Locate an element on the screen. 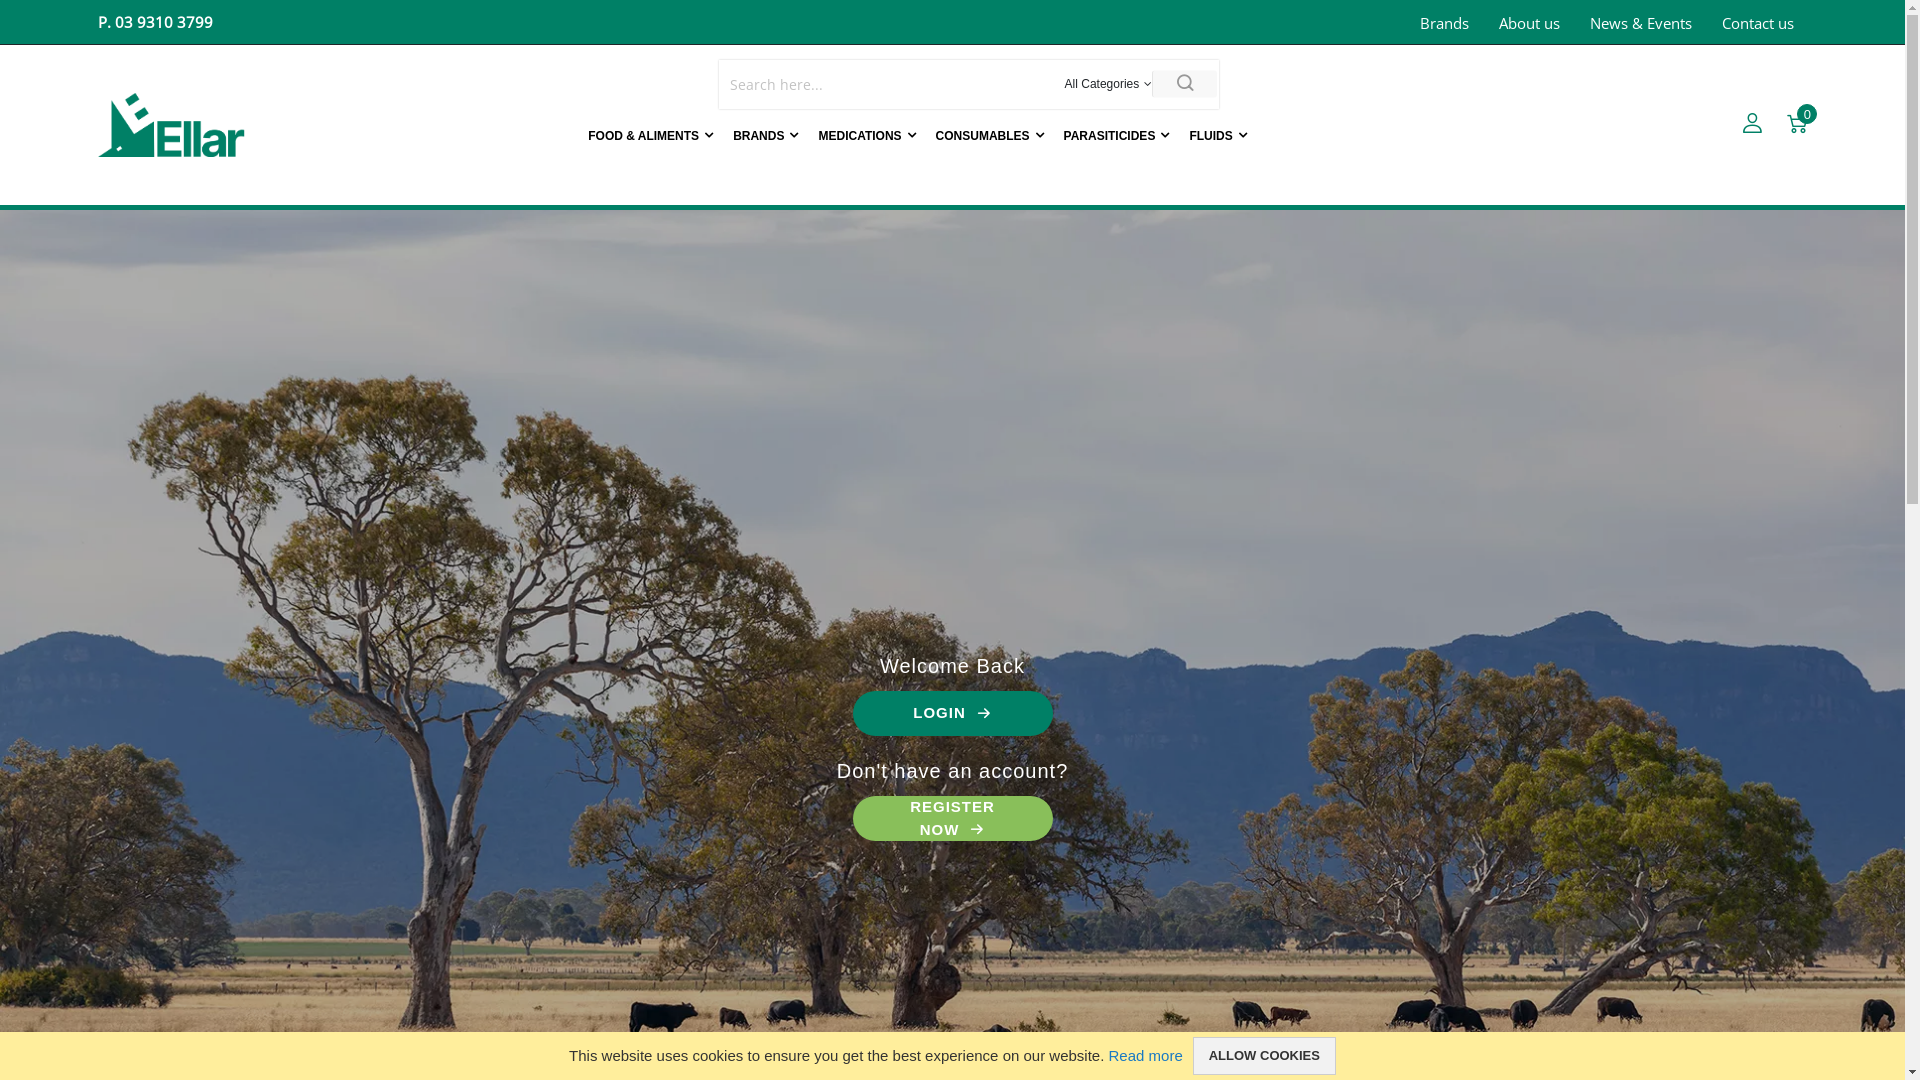 The height and width of the screenshot is (1080, 1920). 'Read more' is located at coordinates (1146, 1055).